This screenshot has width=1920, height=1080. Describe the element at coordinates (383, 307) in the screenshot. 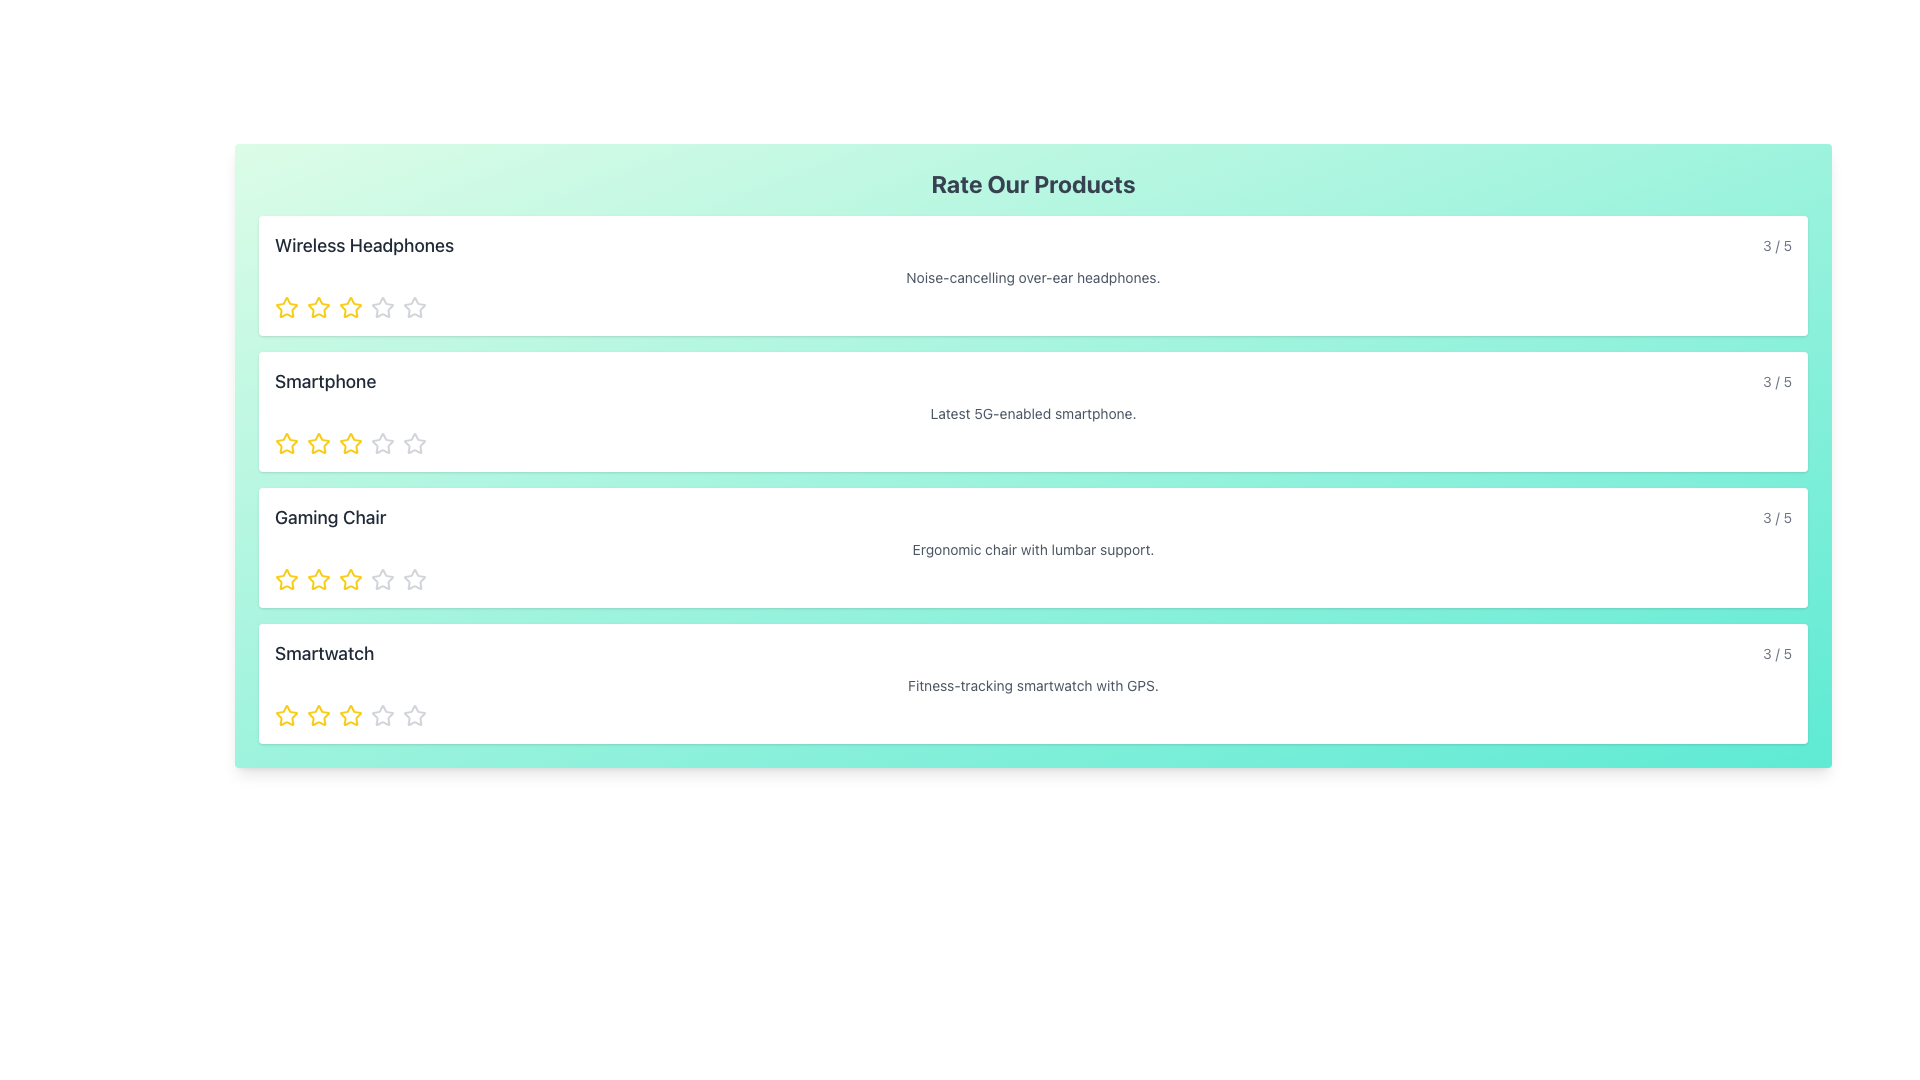

I see `the fourth Rating Star Icon for keyboard navigation` at that location.